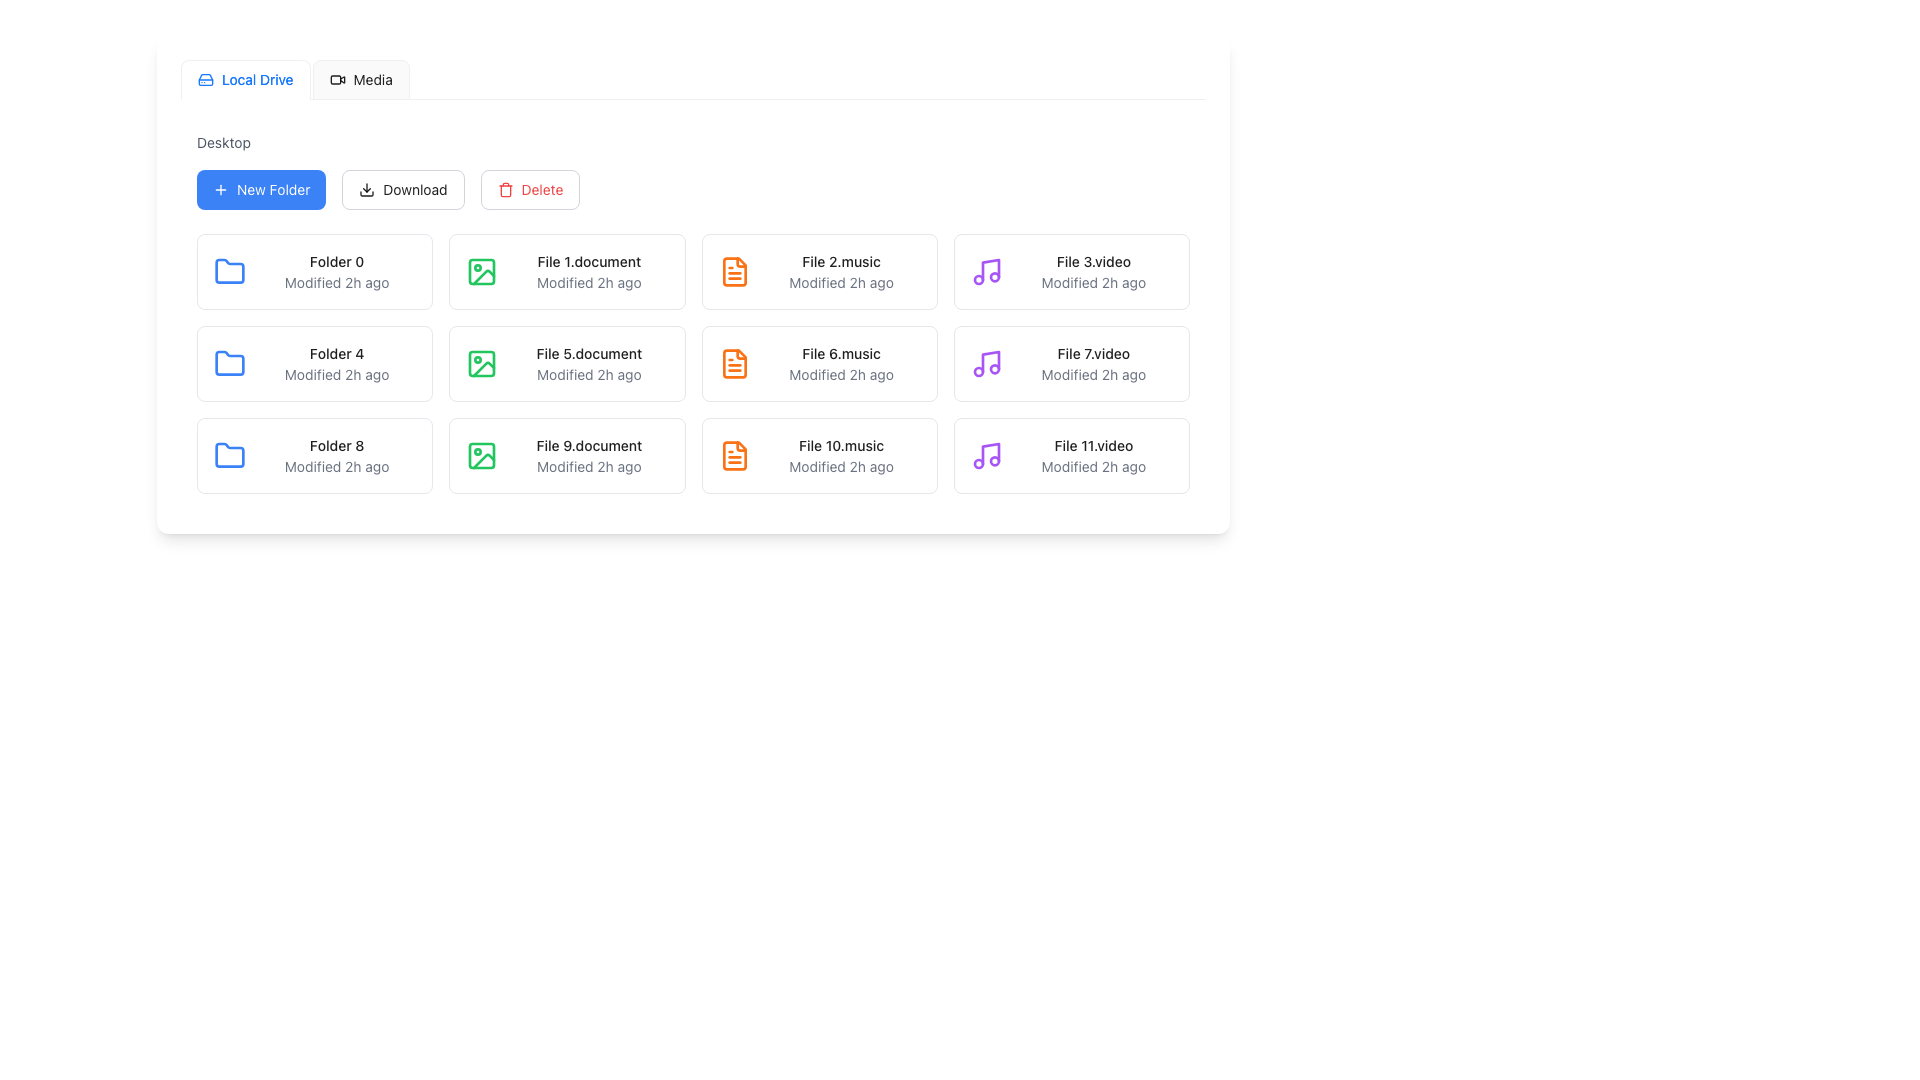 The width and height of the screenshot is (1920, 1080). I want to click on to select the 'Folder 4' list item, which includes a blue folder icon and has the text 'Modified 2h ago' below it, so click(314, 363).